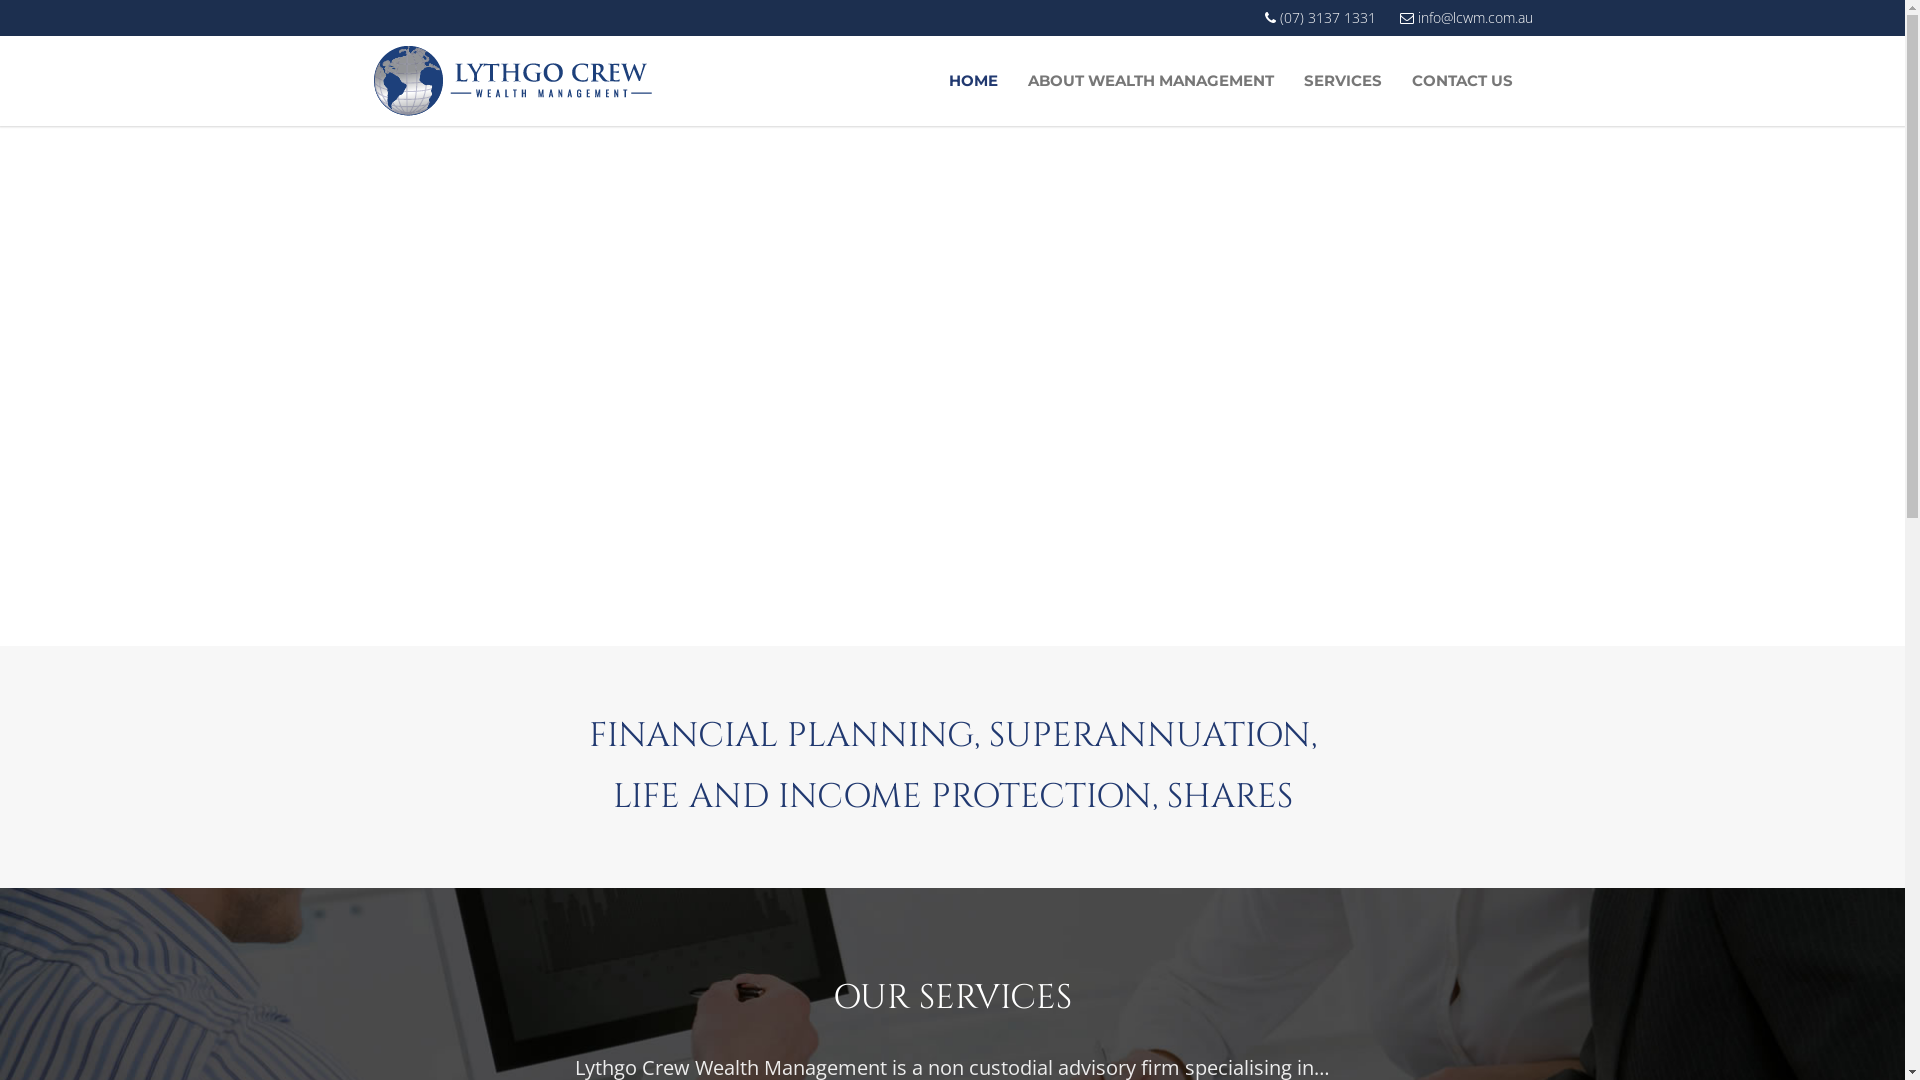 The height and width of the screenshot is (1080, 1920). What do you see at coordinates (1319, 18) in the screenshot?
I see `'(07) 3137 1331'` at bounding box center [1319, 18].